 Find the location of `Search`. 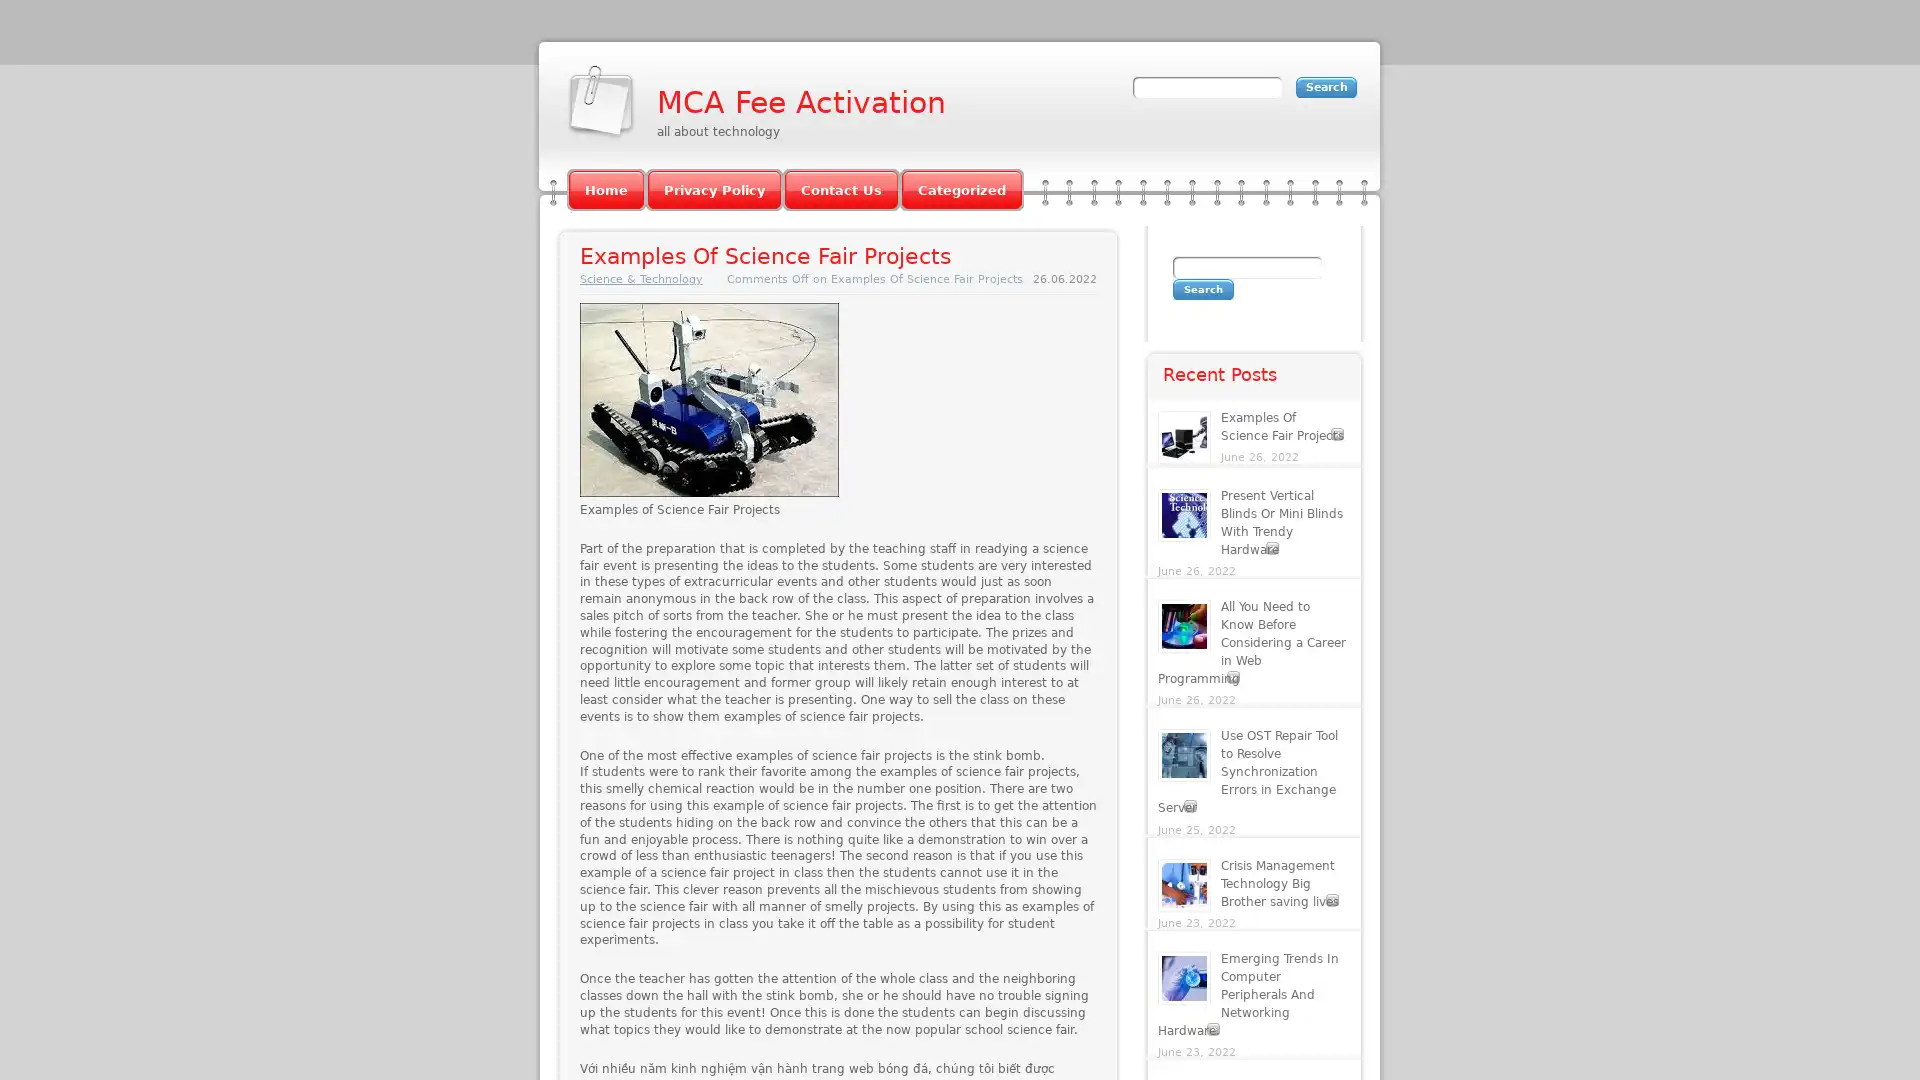

Search is located at coordinates (1326, 86).